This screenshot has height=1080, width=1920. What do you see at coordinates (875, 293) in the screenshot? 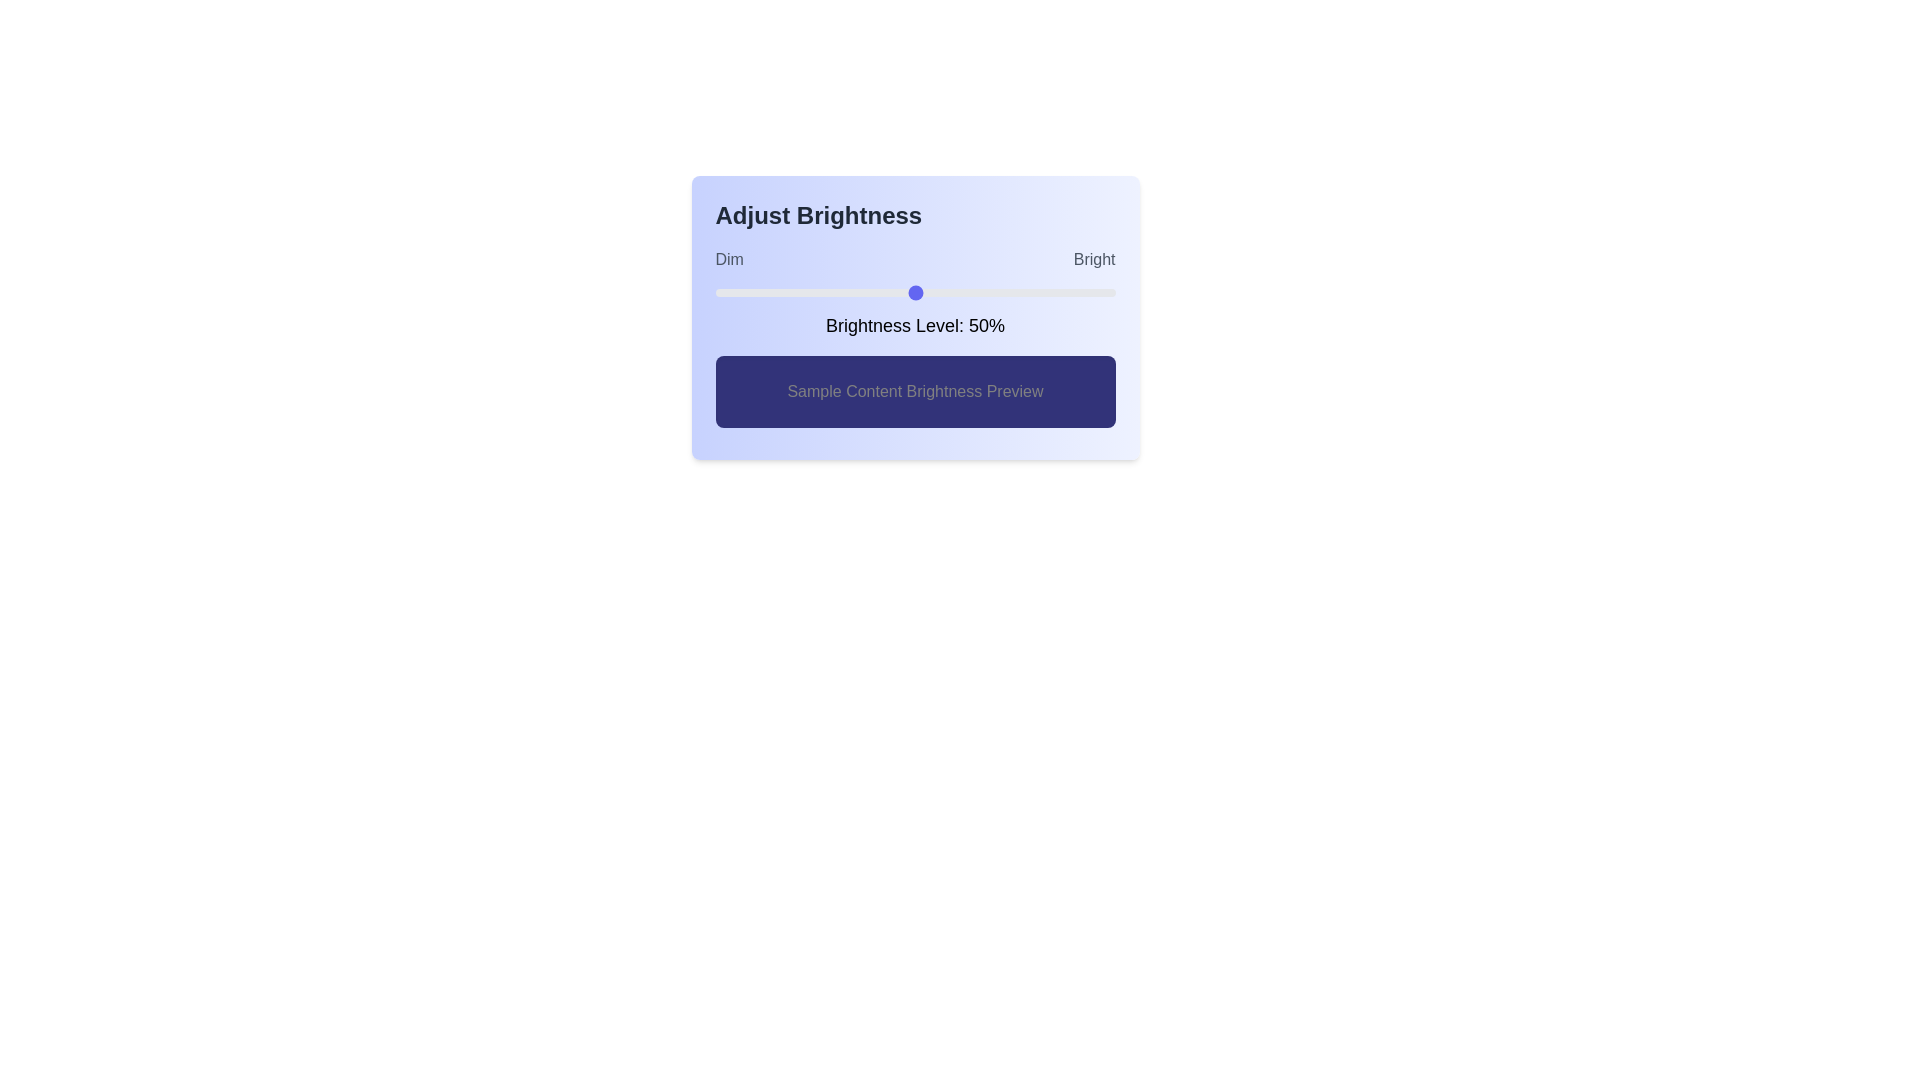
I see `the brightness level to 40% by dragging the slider` at bounding box center [875, 293].